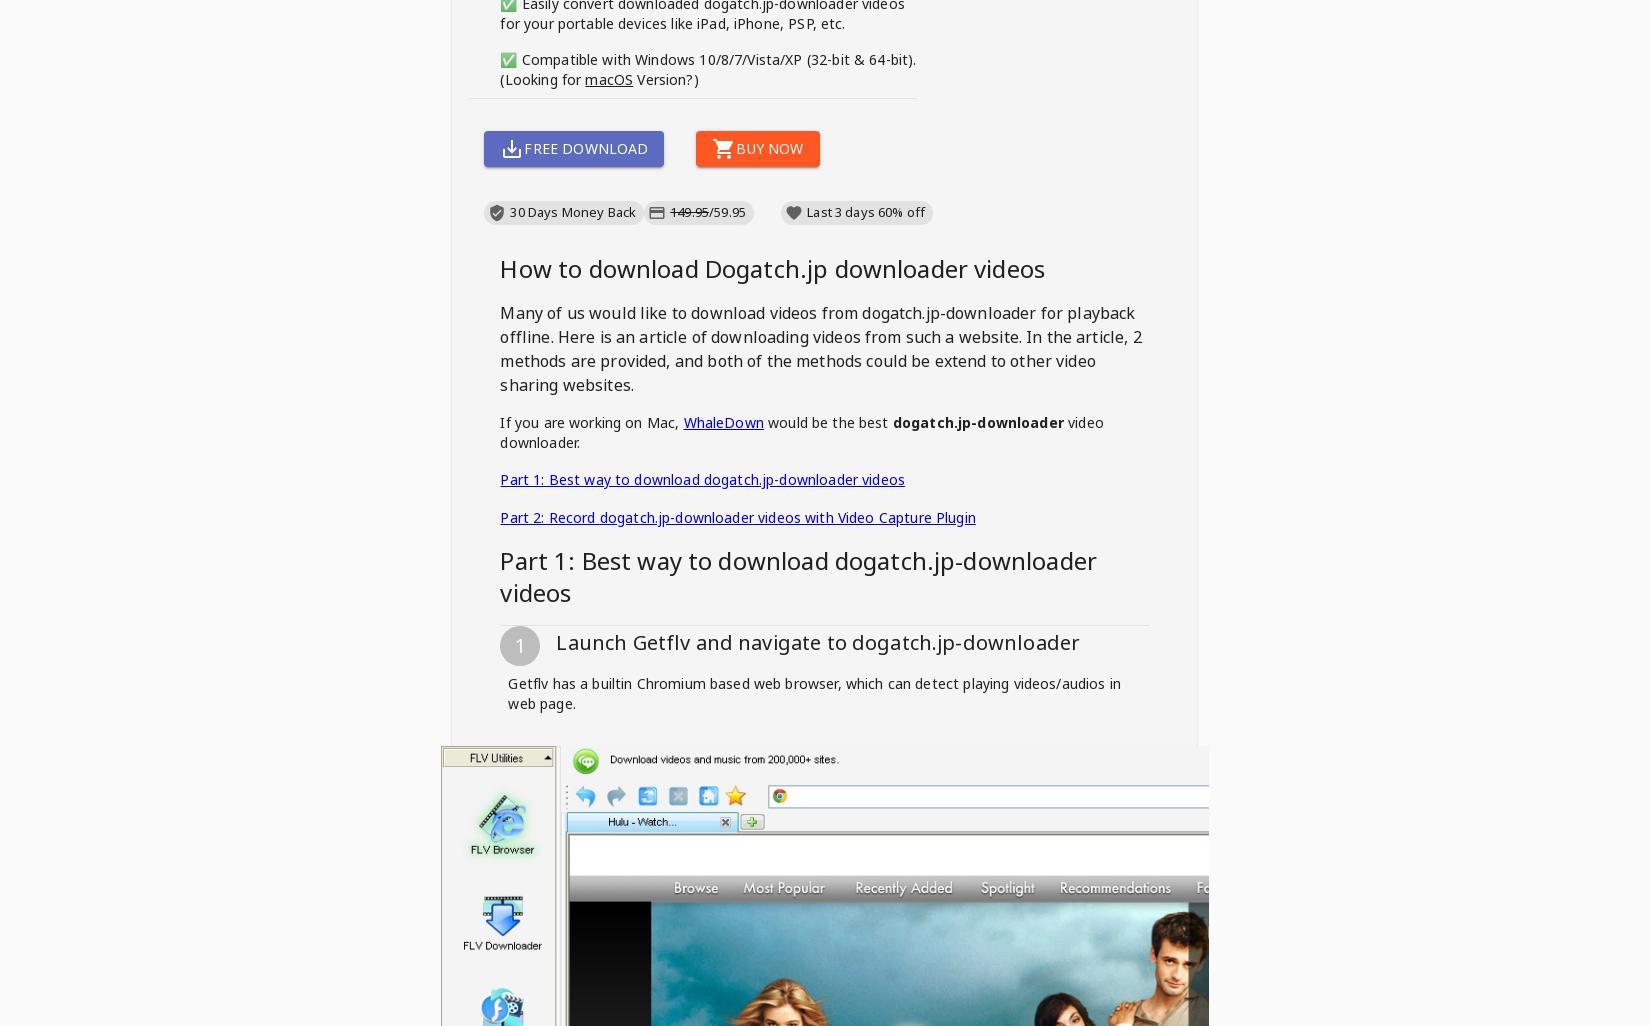  What do you see at coordinates (679, 313) in the screenshot?
I see `'Many of us would like to download videos from'` at bounding box center [679, 313].